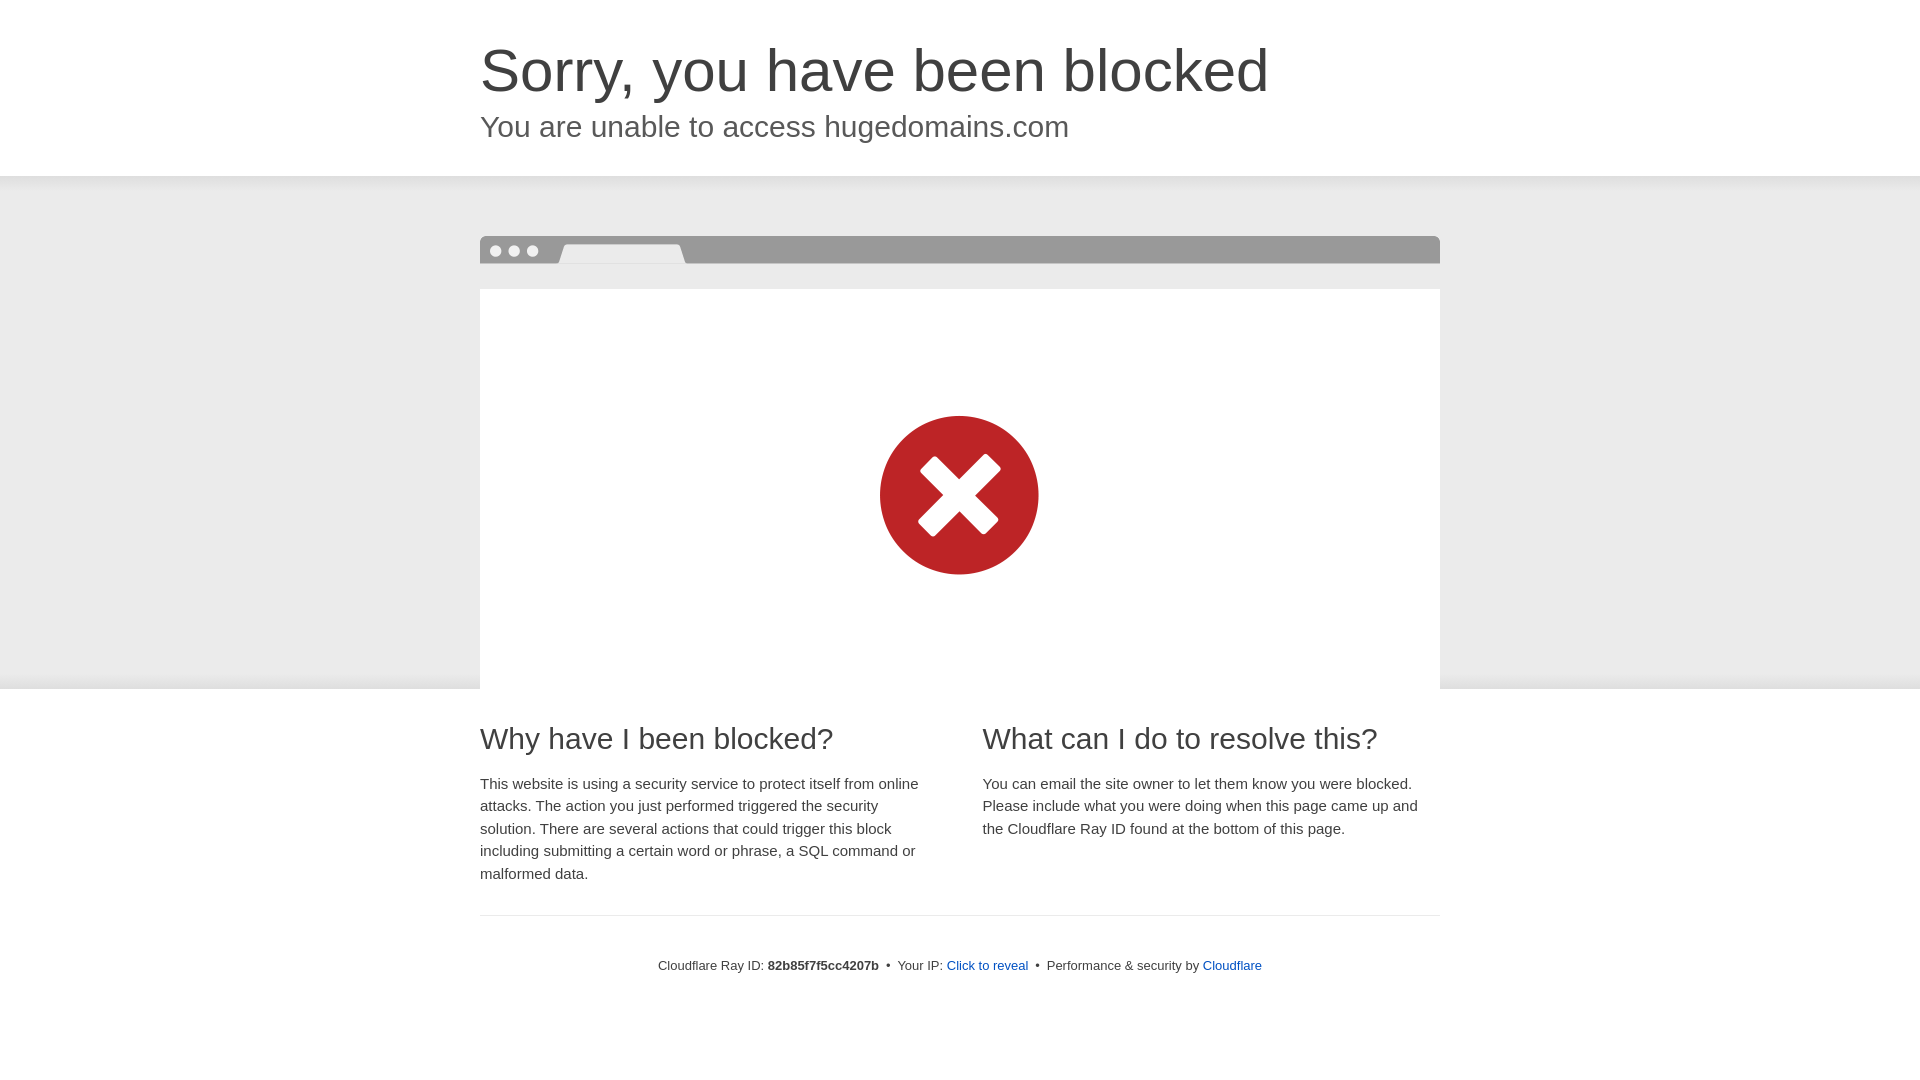  What do you see at coordinates (988, 964) in the screenshot?
I see `'Click to reveal'` at bounding box center [988, 964].